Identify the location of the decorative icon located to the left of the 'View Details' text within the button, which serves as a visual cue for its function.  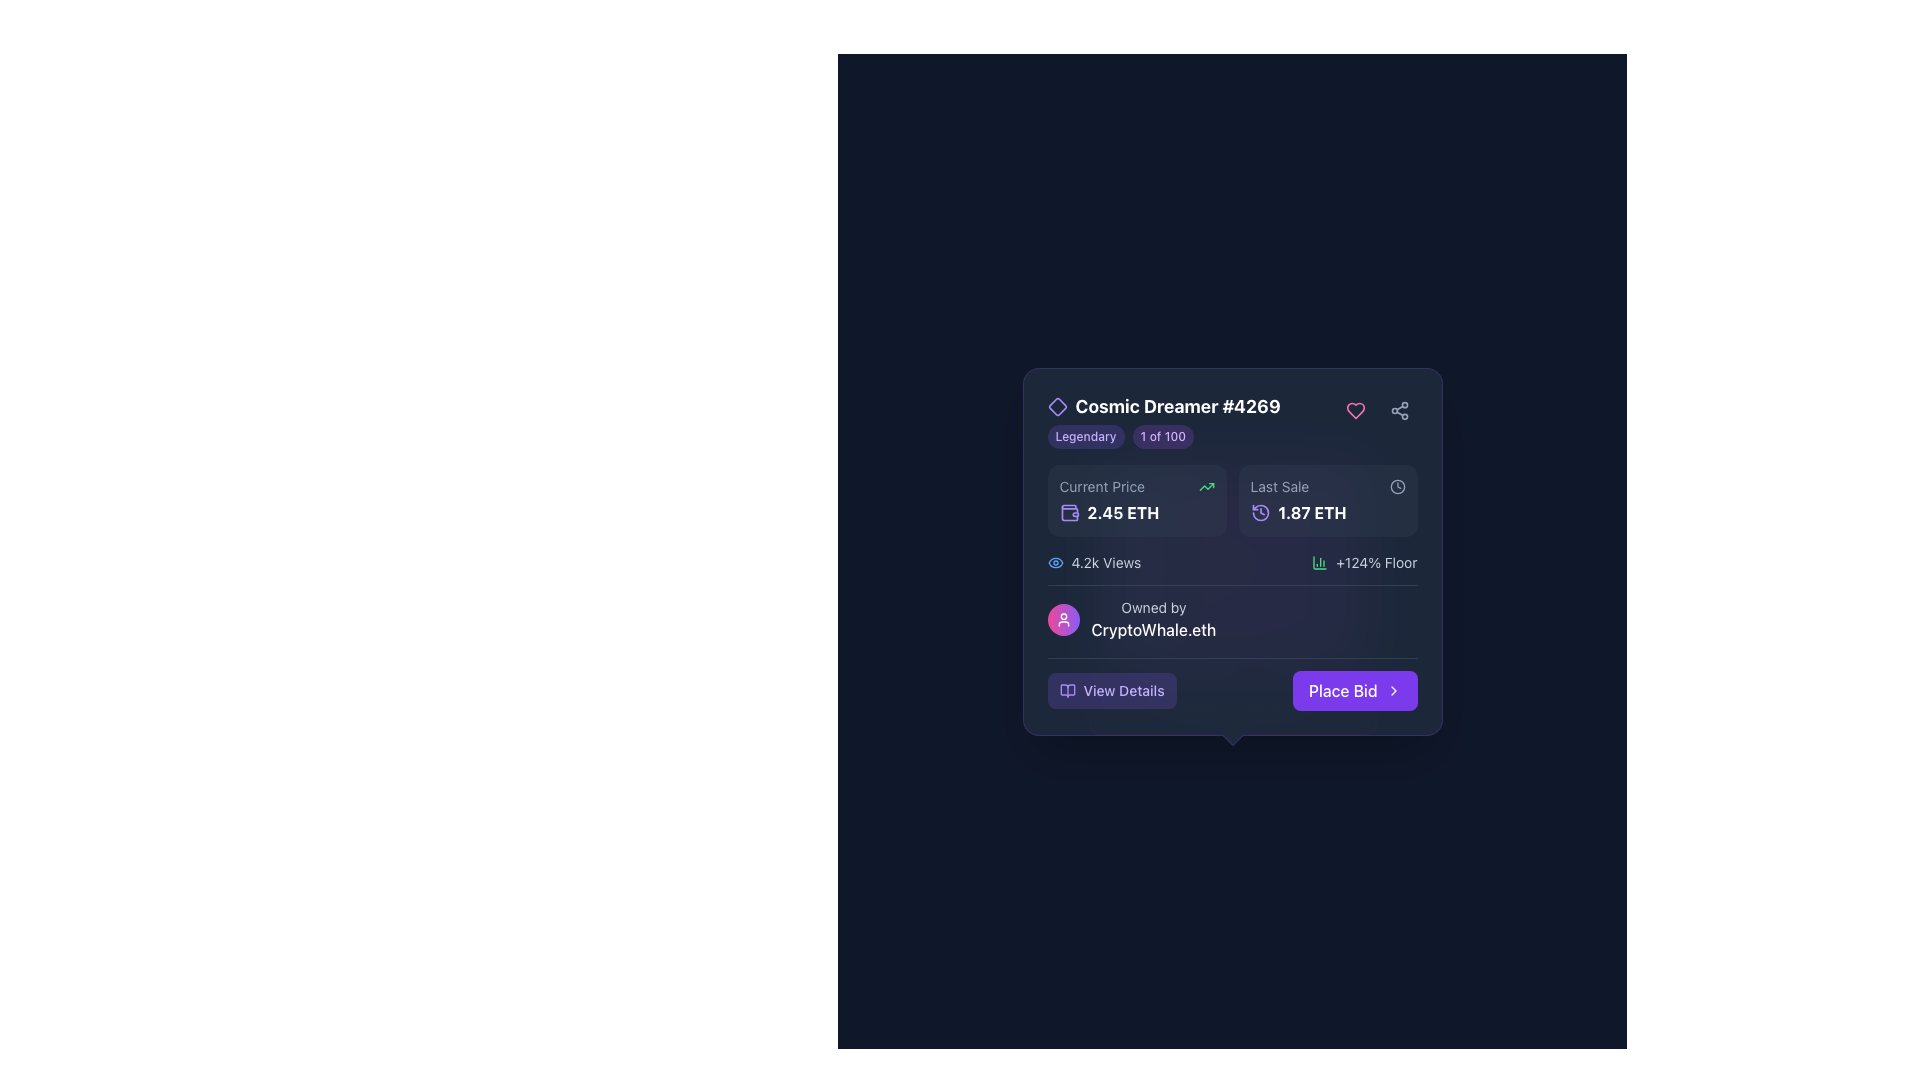
(1066, 689).